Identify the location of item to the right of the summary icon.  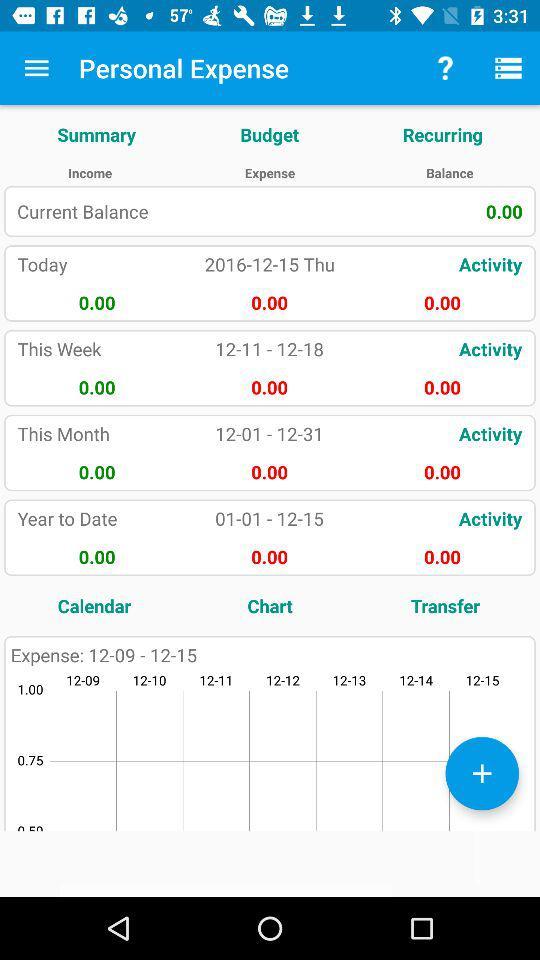
(269, 133).